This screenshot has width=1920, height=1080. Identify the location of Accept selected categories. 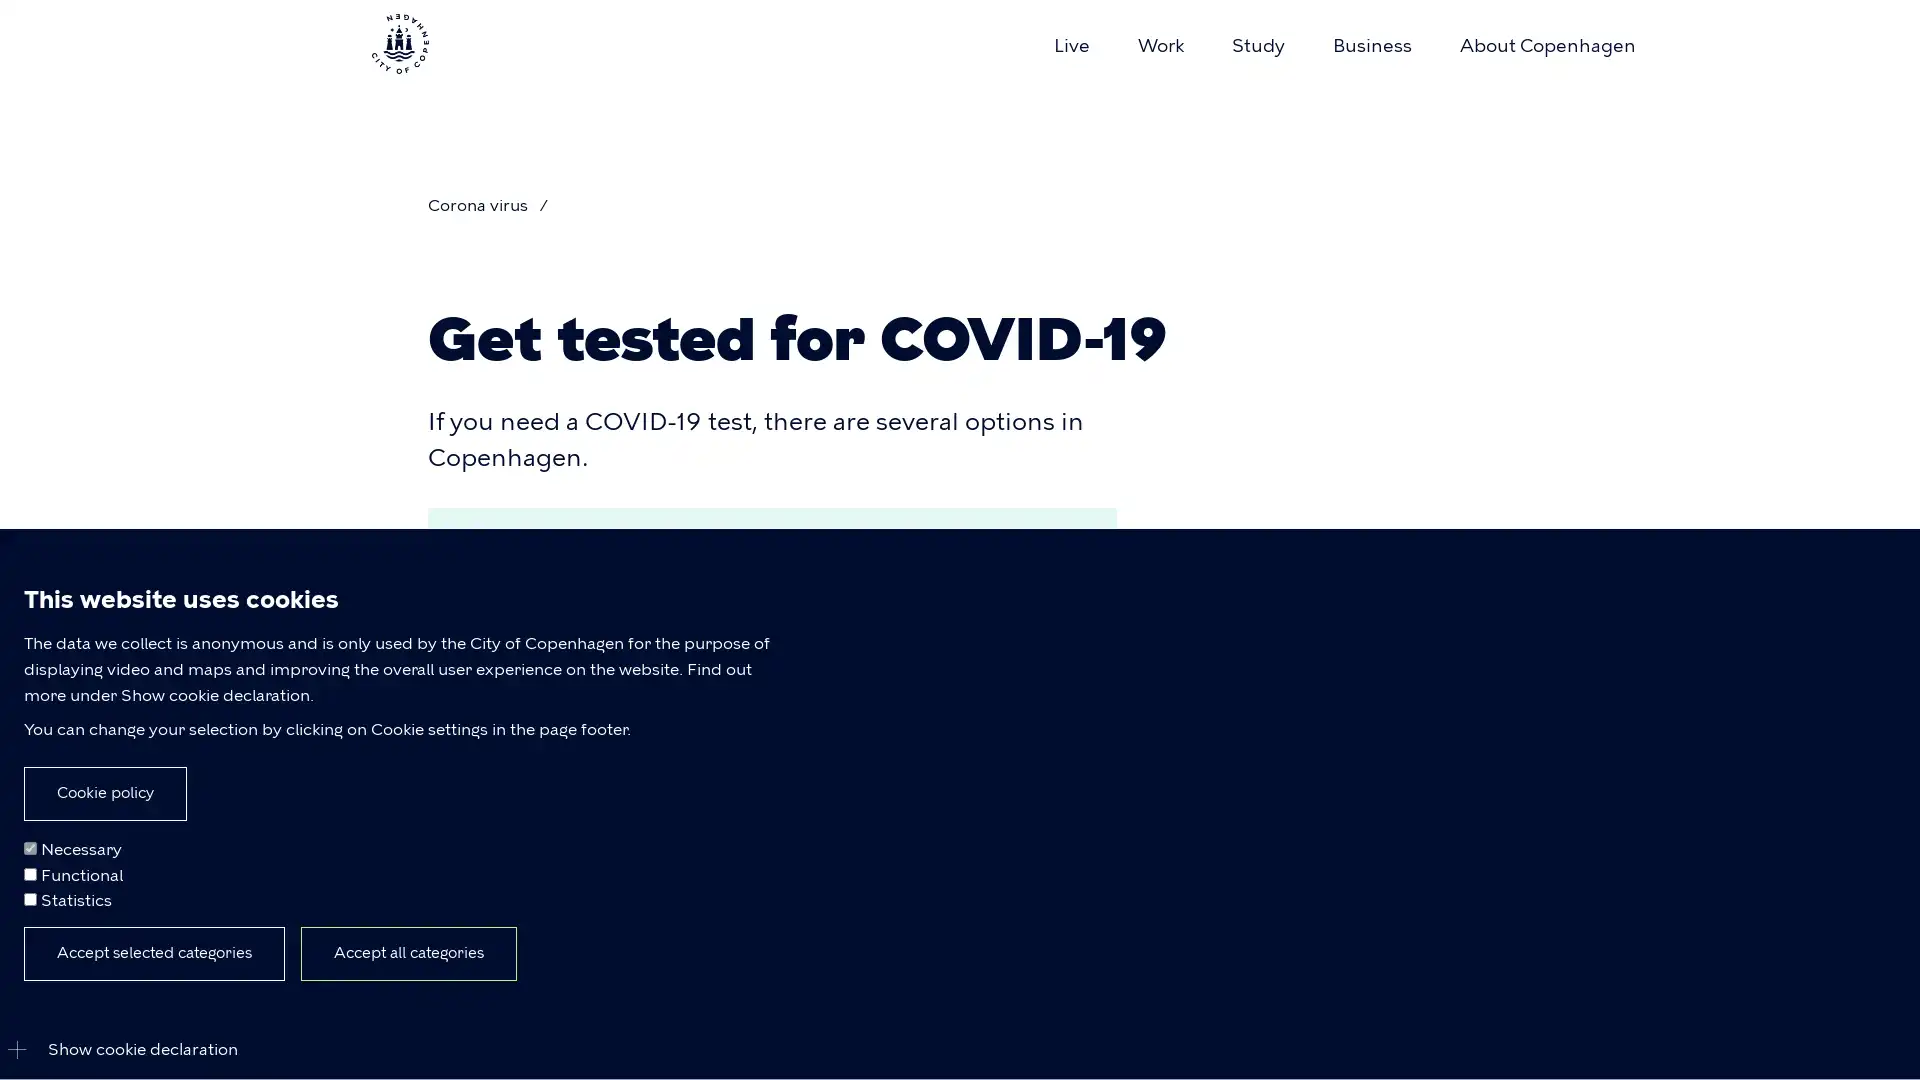
(153, 952).